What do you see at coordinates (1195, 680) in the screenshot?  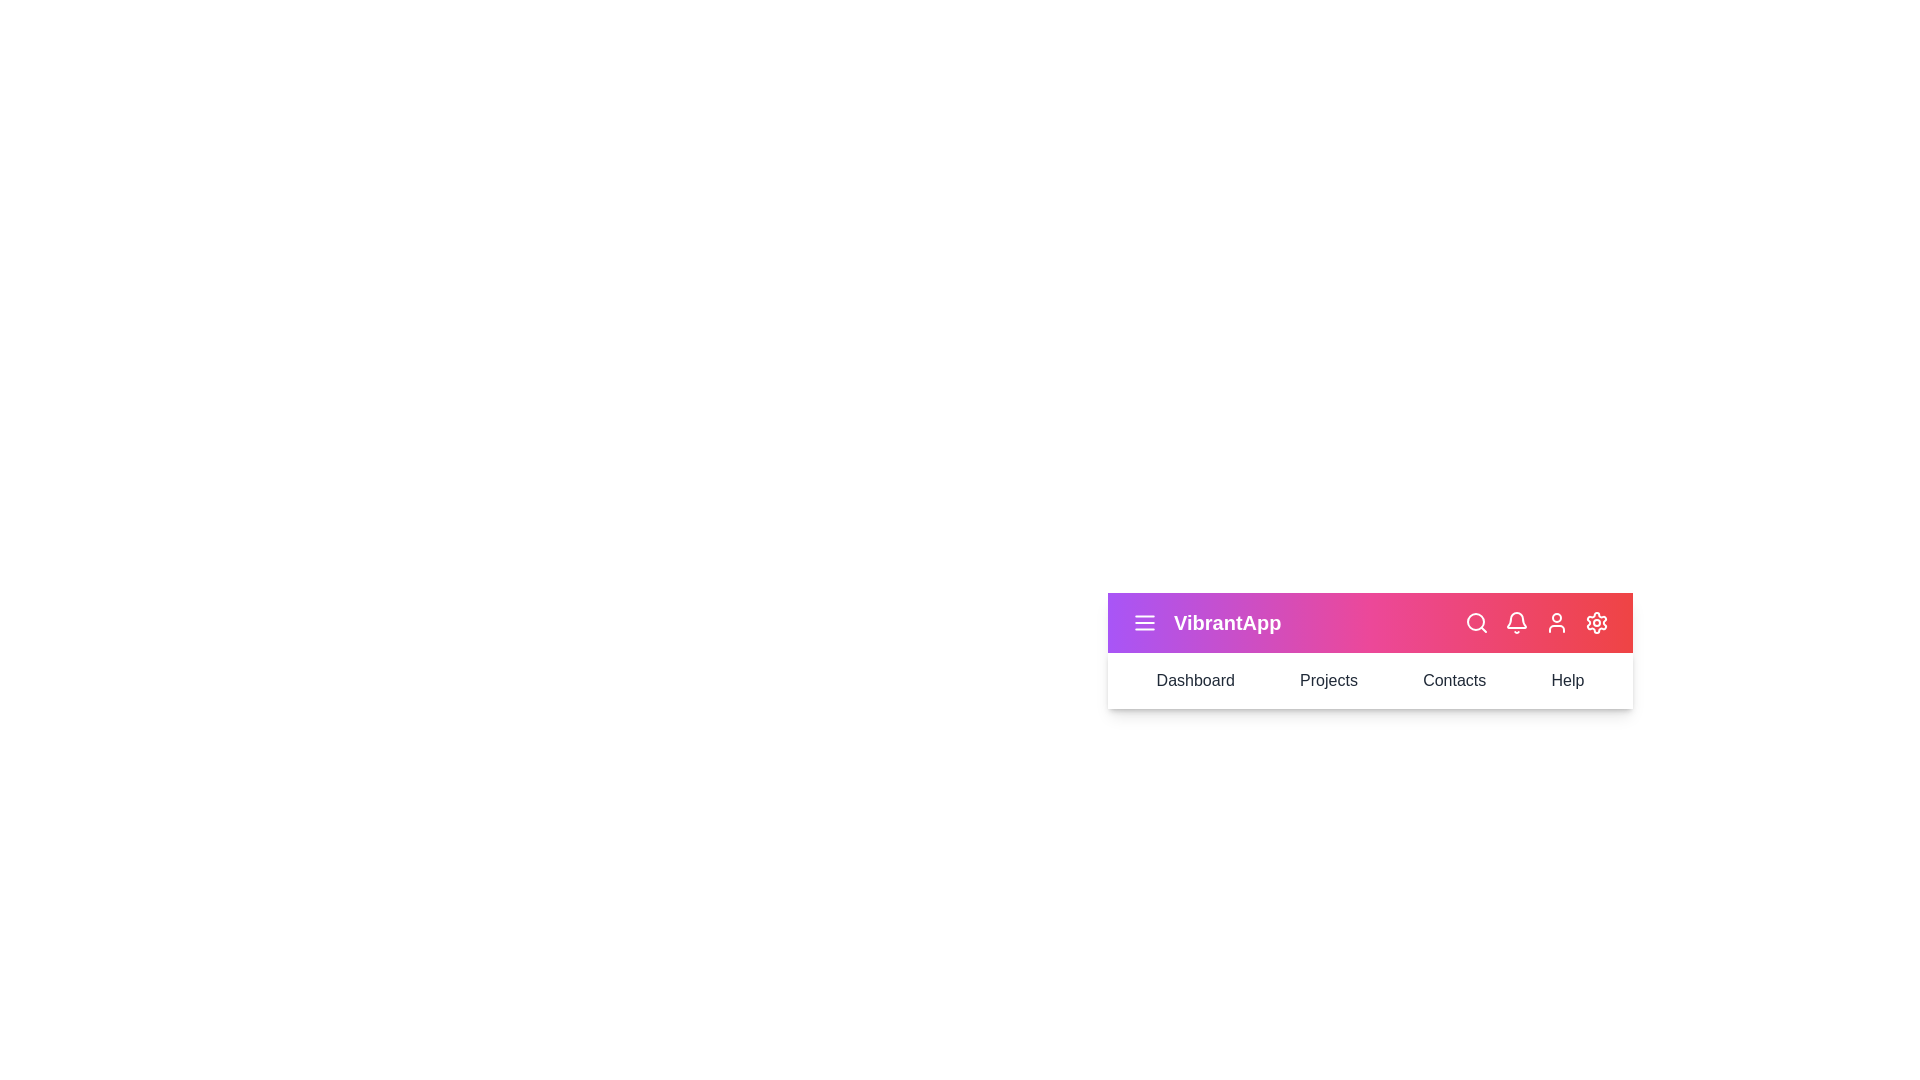 I see `the menu option labeled Dashboard` at bounding box center [1195, 680].